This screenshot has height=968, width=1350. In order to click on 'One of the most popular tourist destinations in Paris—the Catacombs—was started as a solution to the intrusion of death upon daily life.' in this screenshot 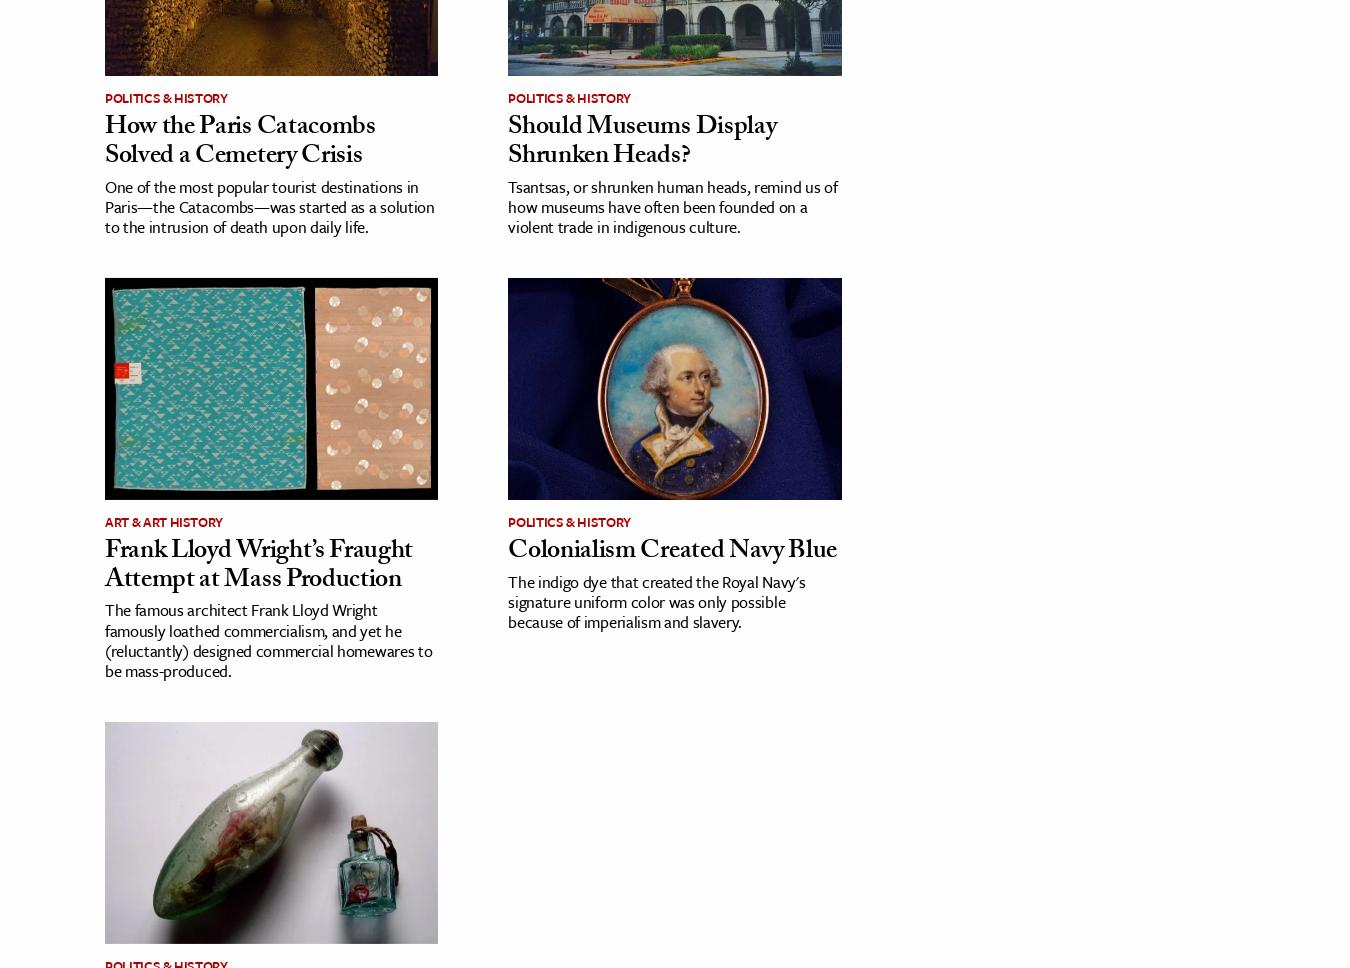, I will do `click(268, 205)`.